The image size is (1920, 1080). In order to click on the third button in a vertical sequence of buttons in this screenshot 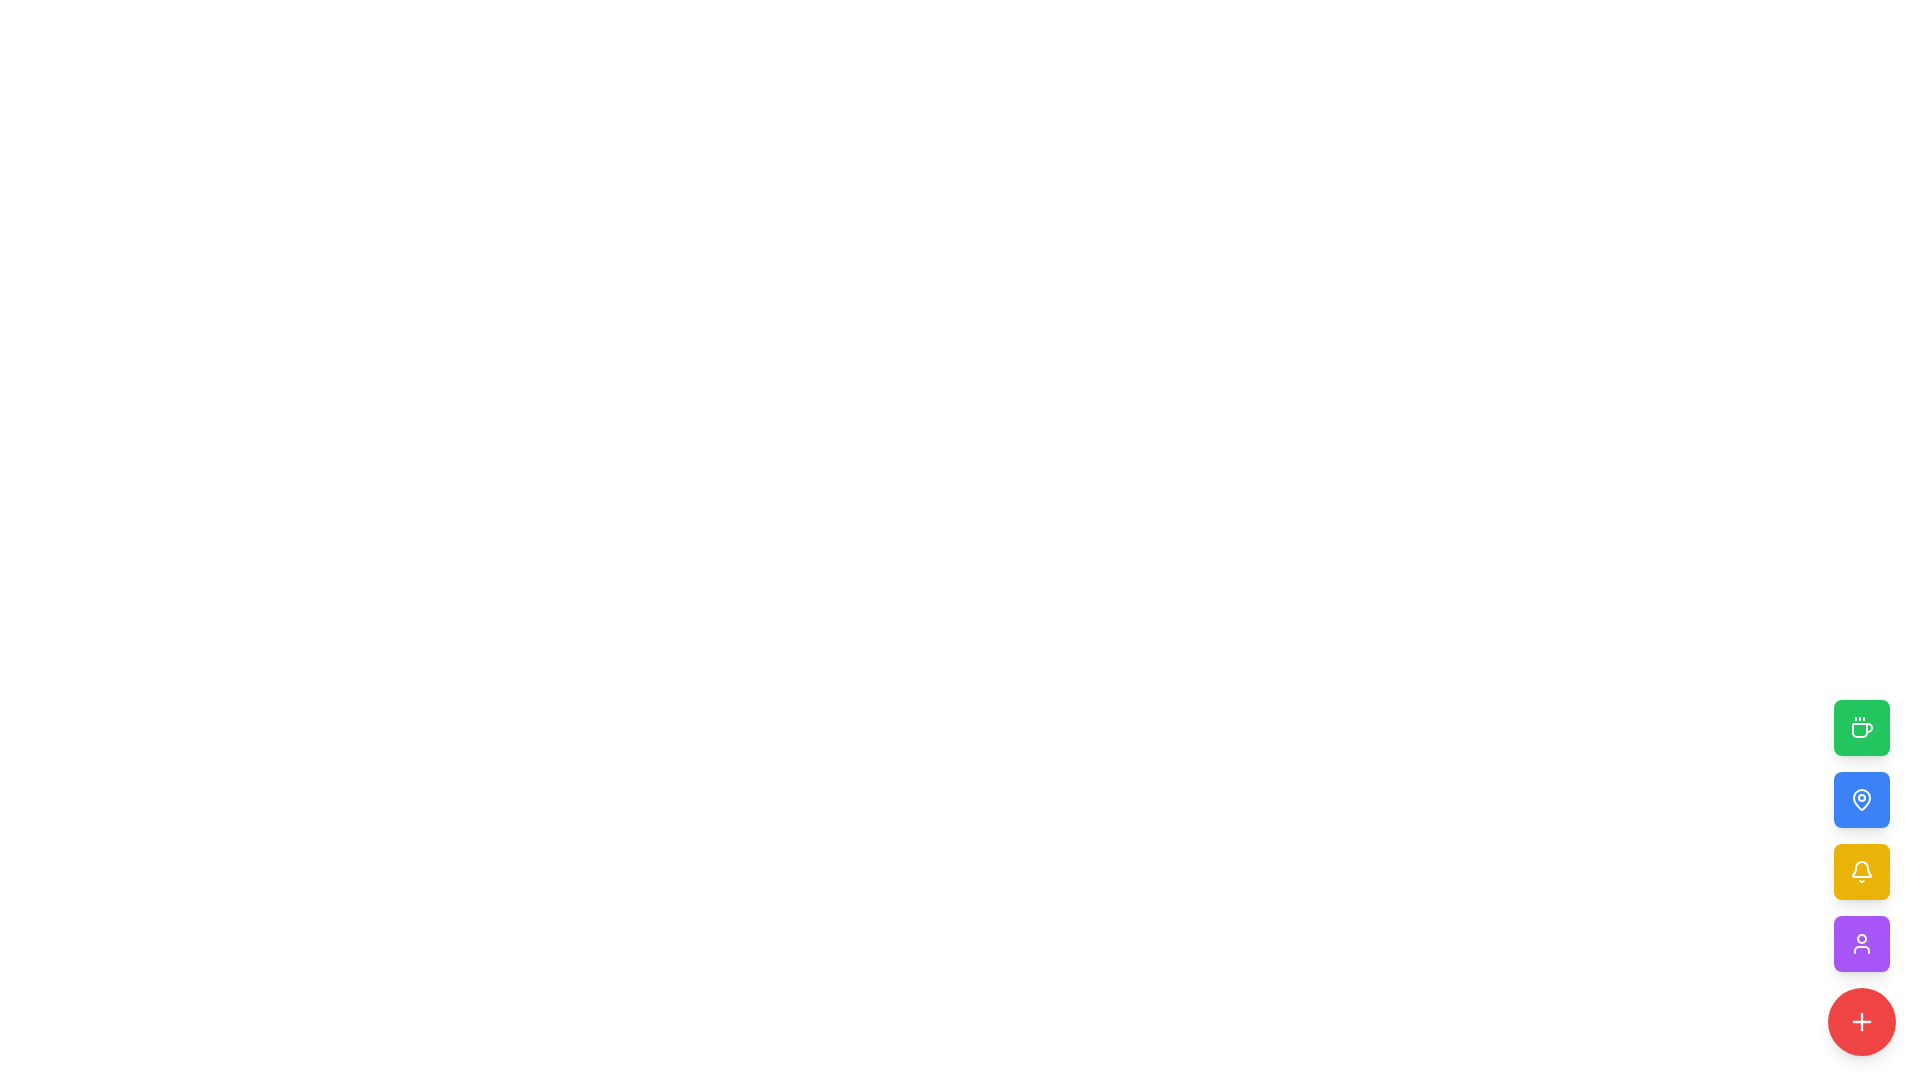, I will do `click(1861, 870)`.